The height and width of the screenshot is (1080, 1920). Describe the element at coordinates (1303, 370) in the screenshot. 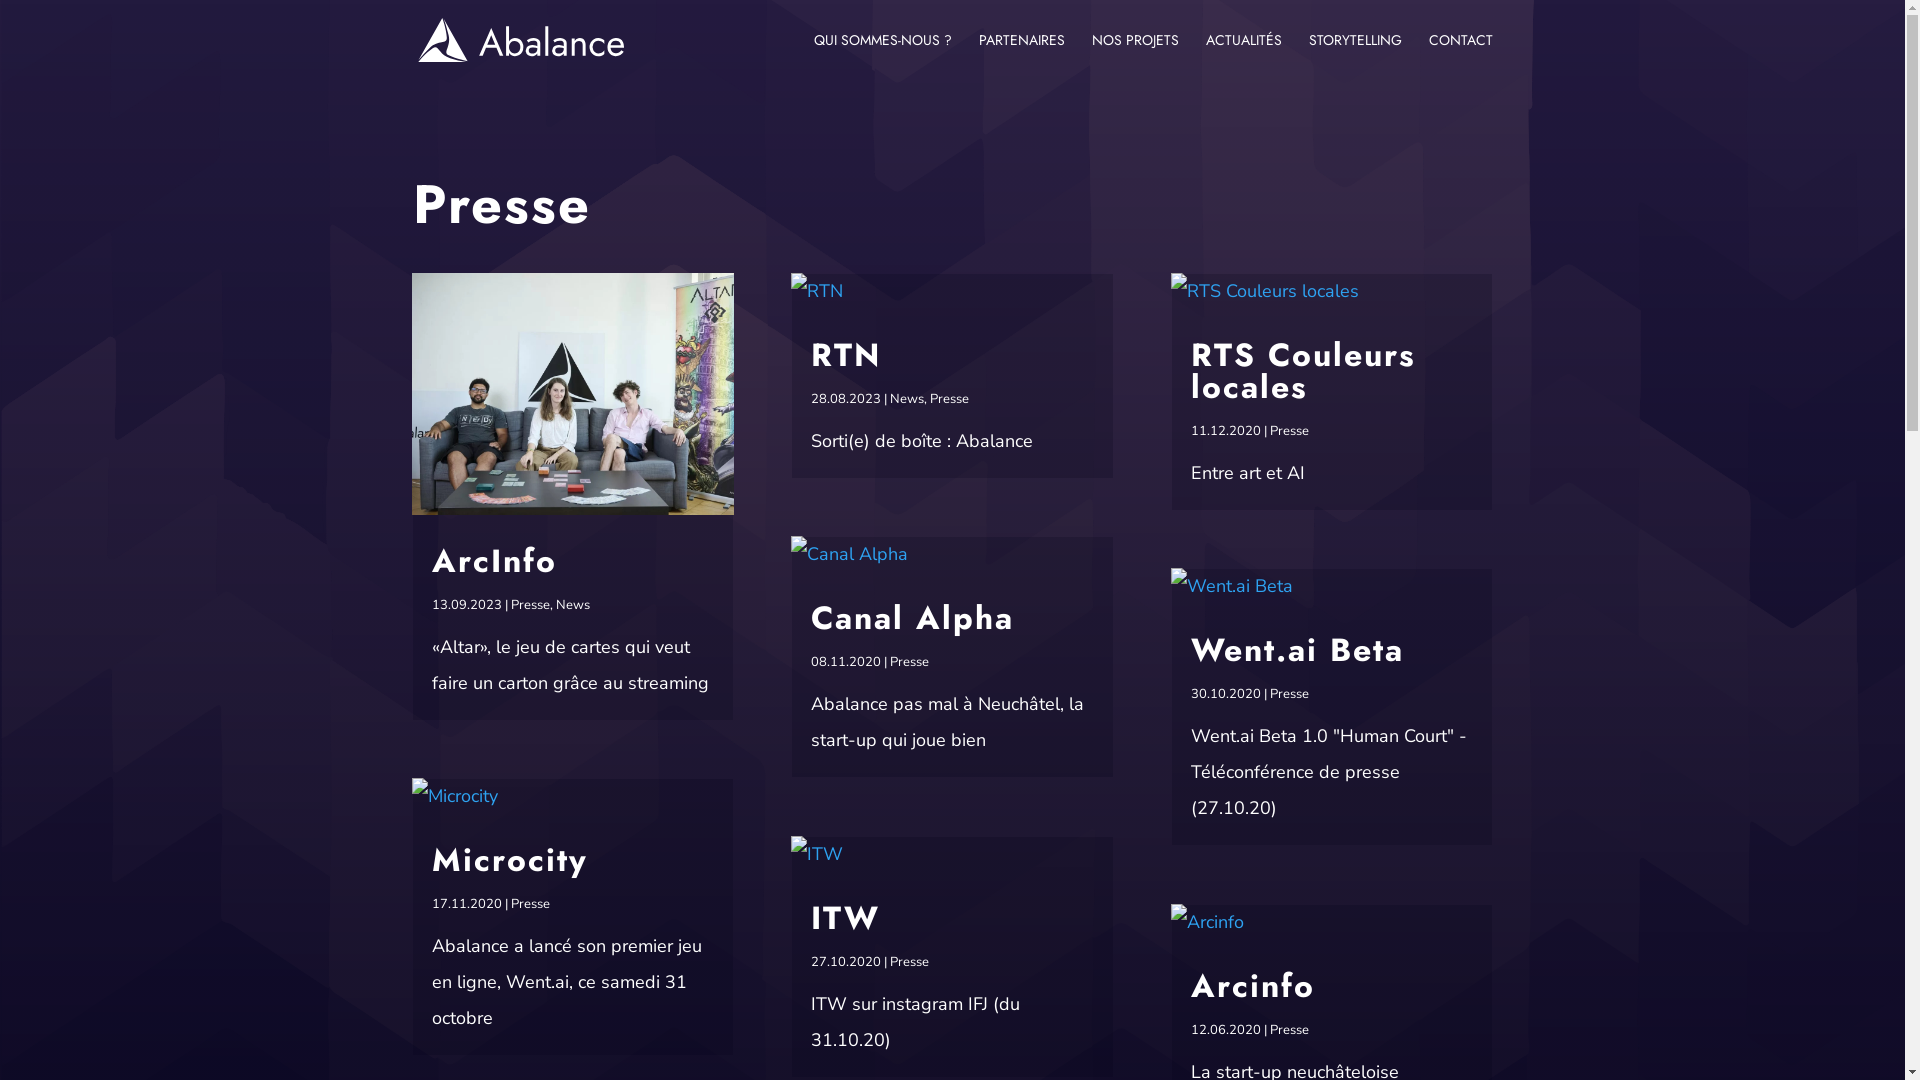

I see `'RTS Couleurs locales'` at that location.